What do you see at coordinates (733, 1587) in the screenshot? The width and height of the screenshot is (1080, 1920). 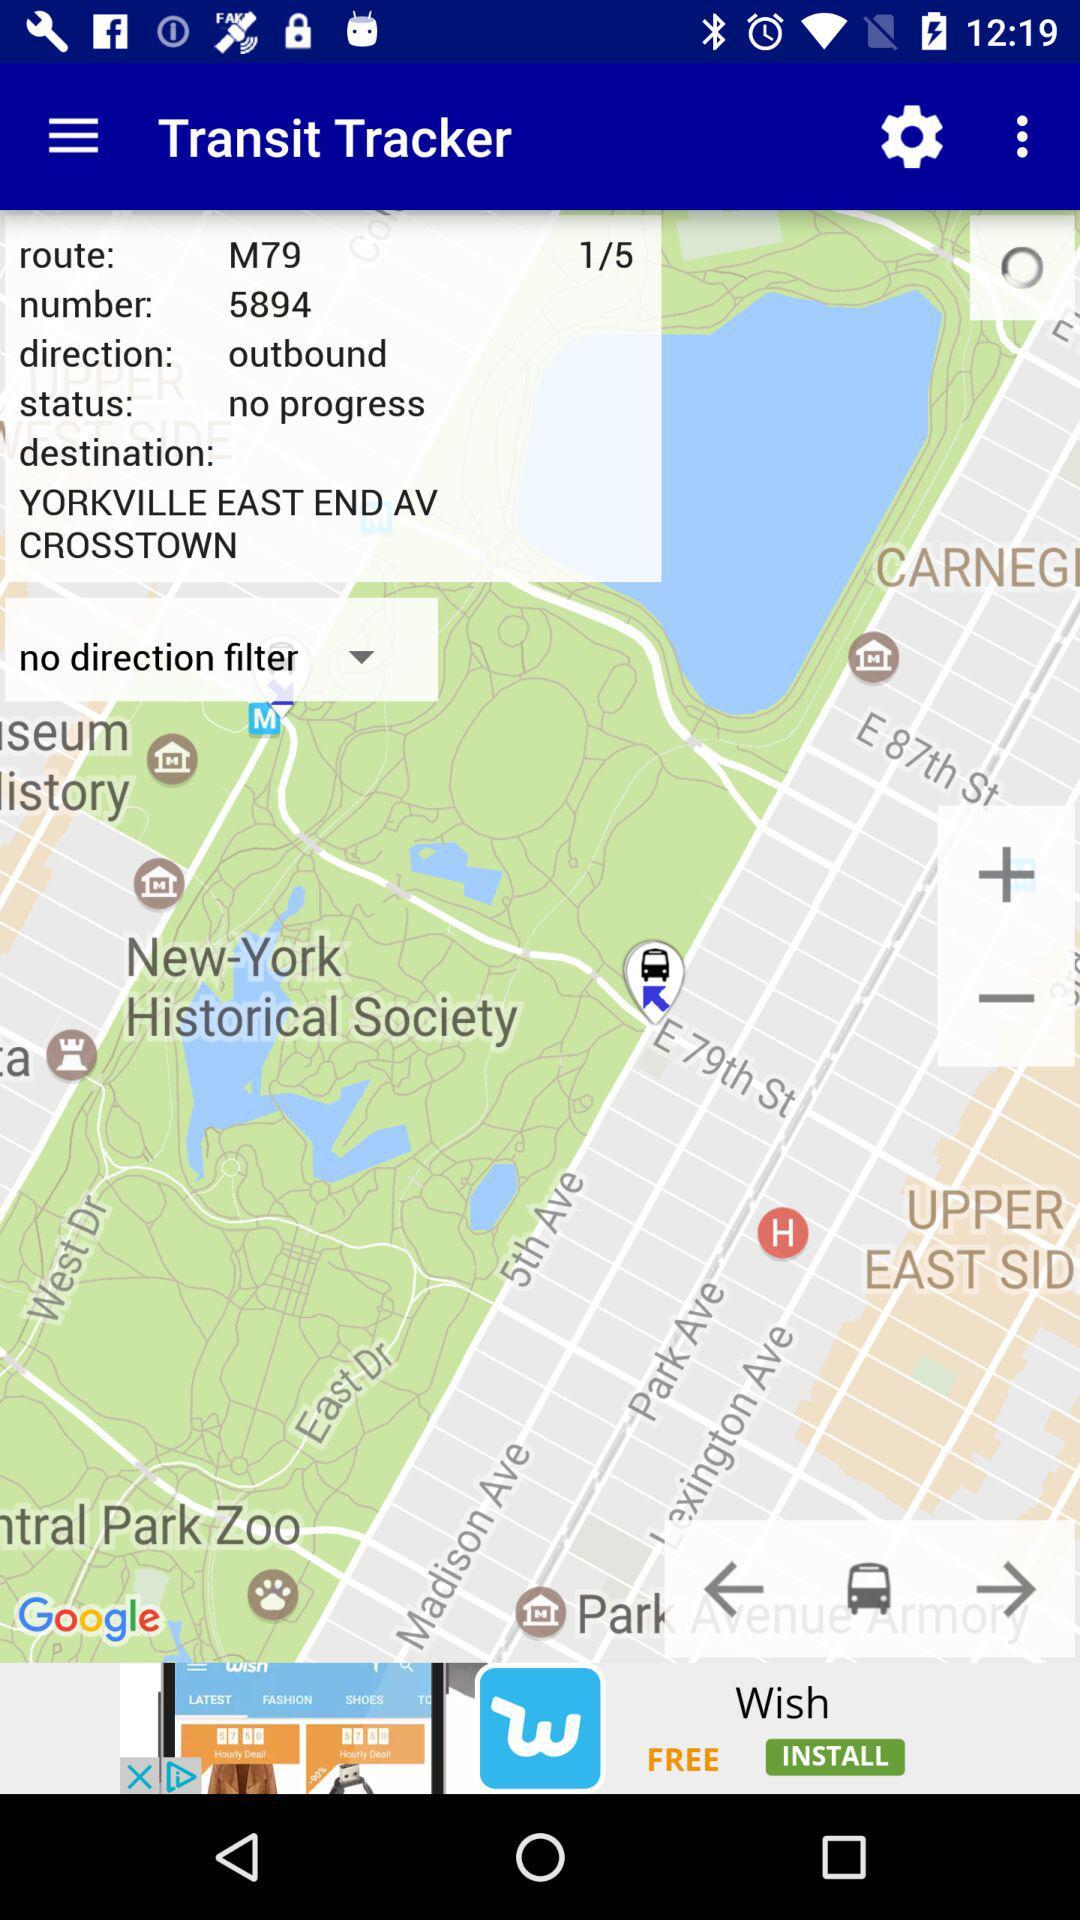 I see `previous` at bounding box center [733, 1587].